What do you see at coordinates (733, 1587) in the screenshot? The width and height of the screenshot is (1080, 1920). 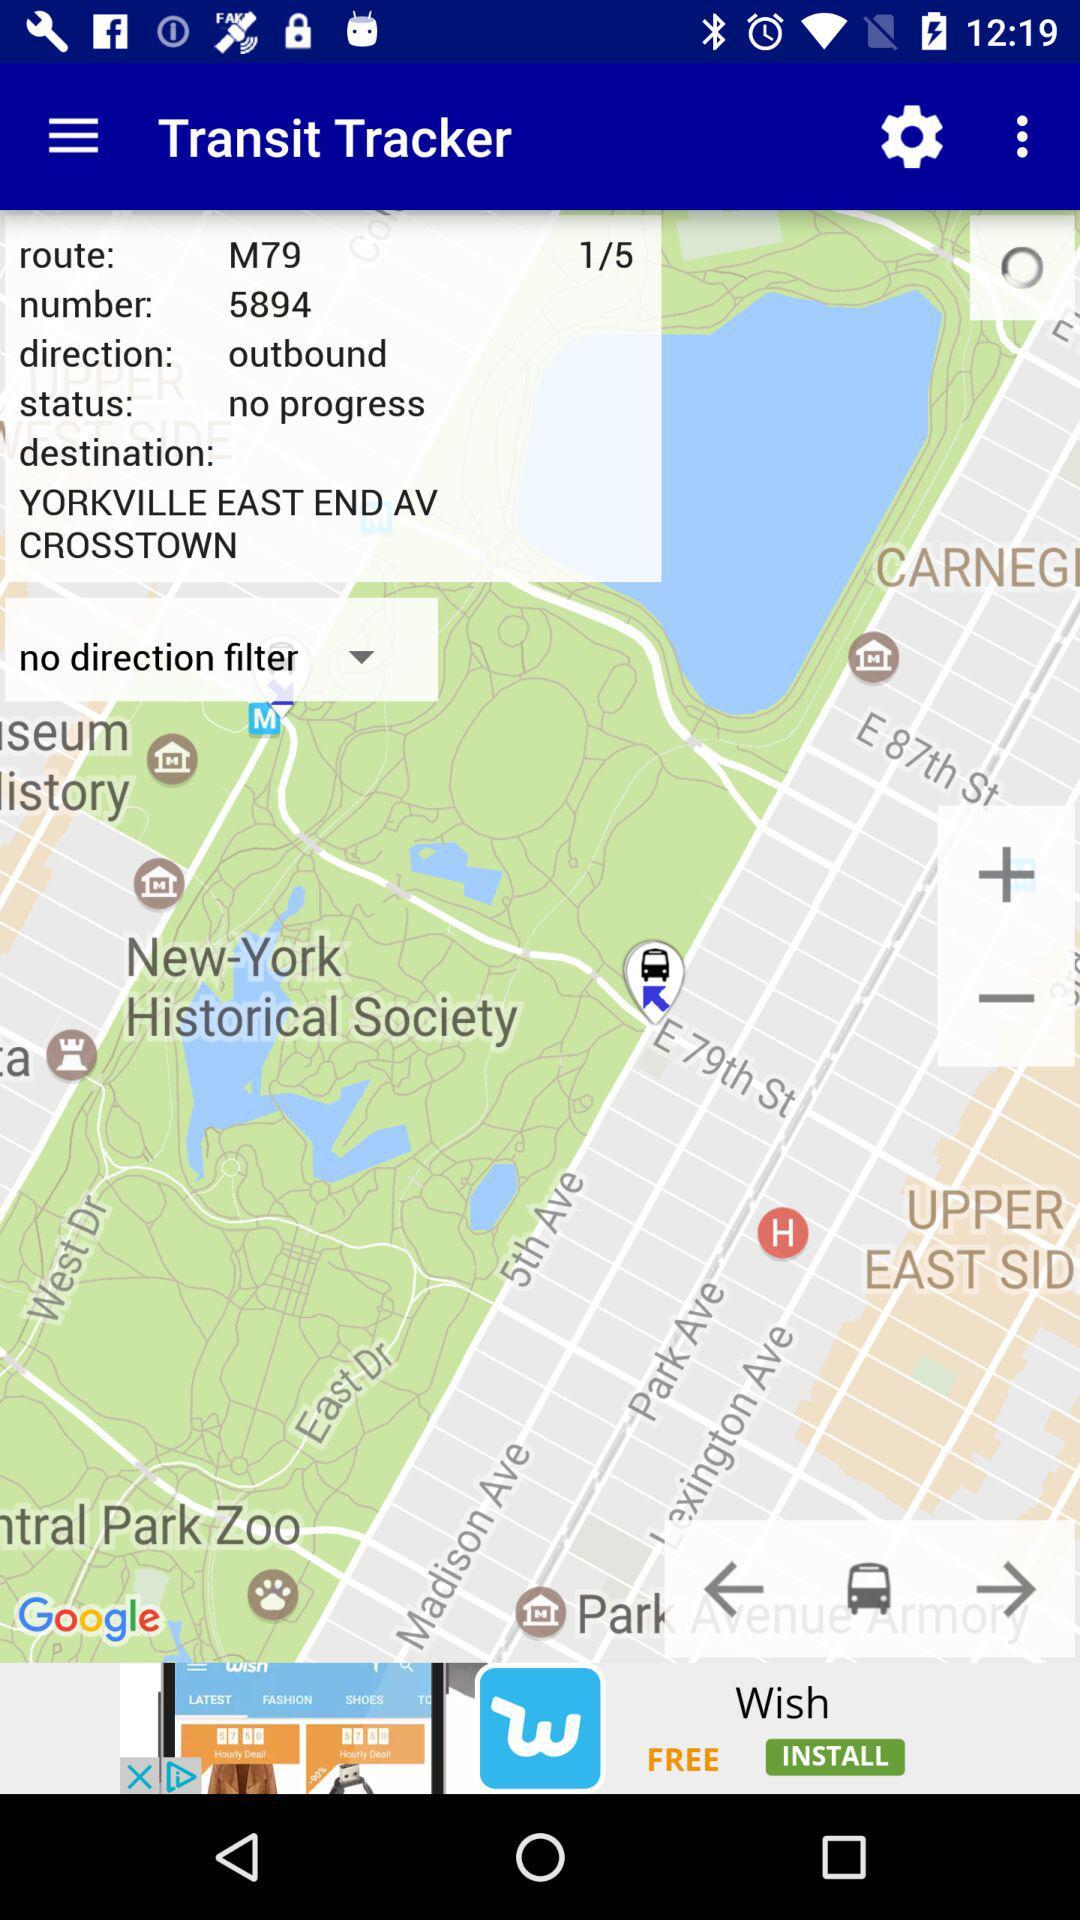 I see `previous` at bounding box center [733, 1587].